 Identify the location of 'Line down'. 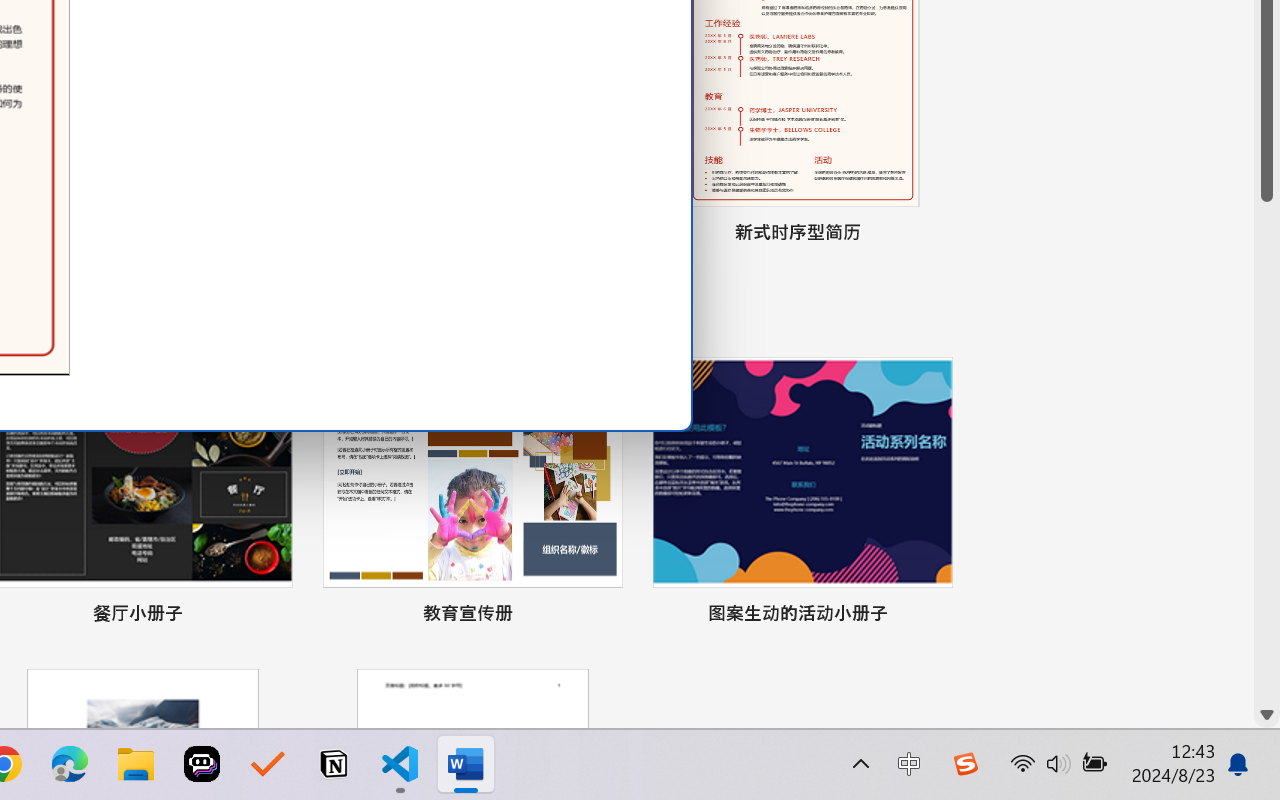
(1266, 714).